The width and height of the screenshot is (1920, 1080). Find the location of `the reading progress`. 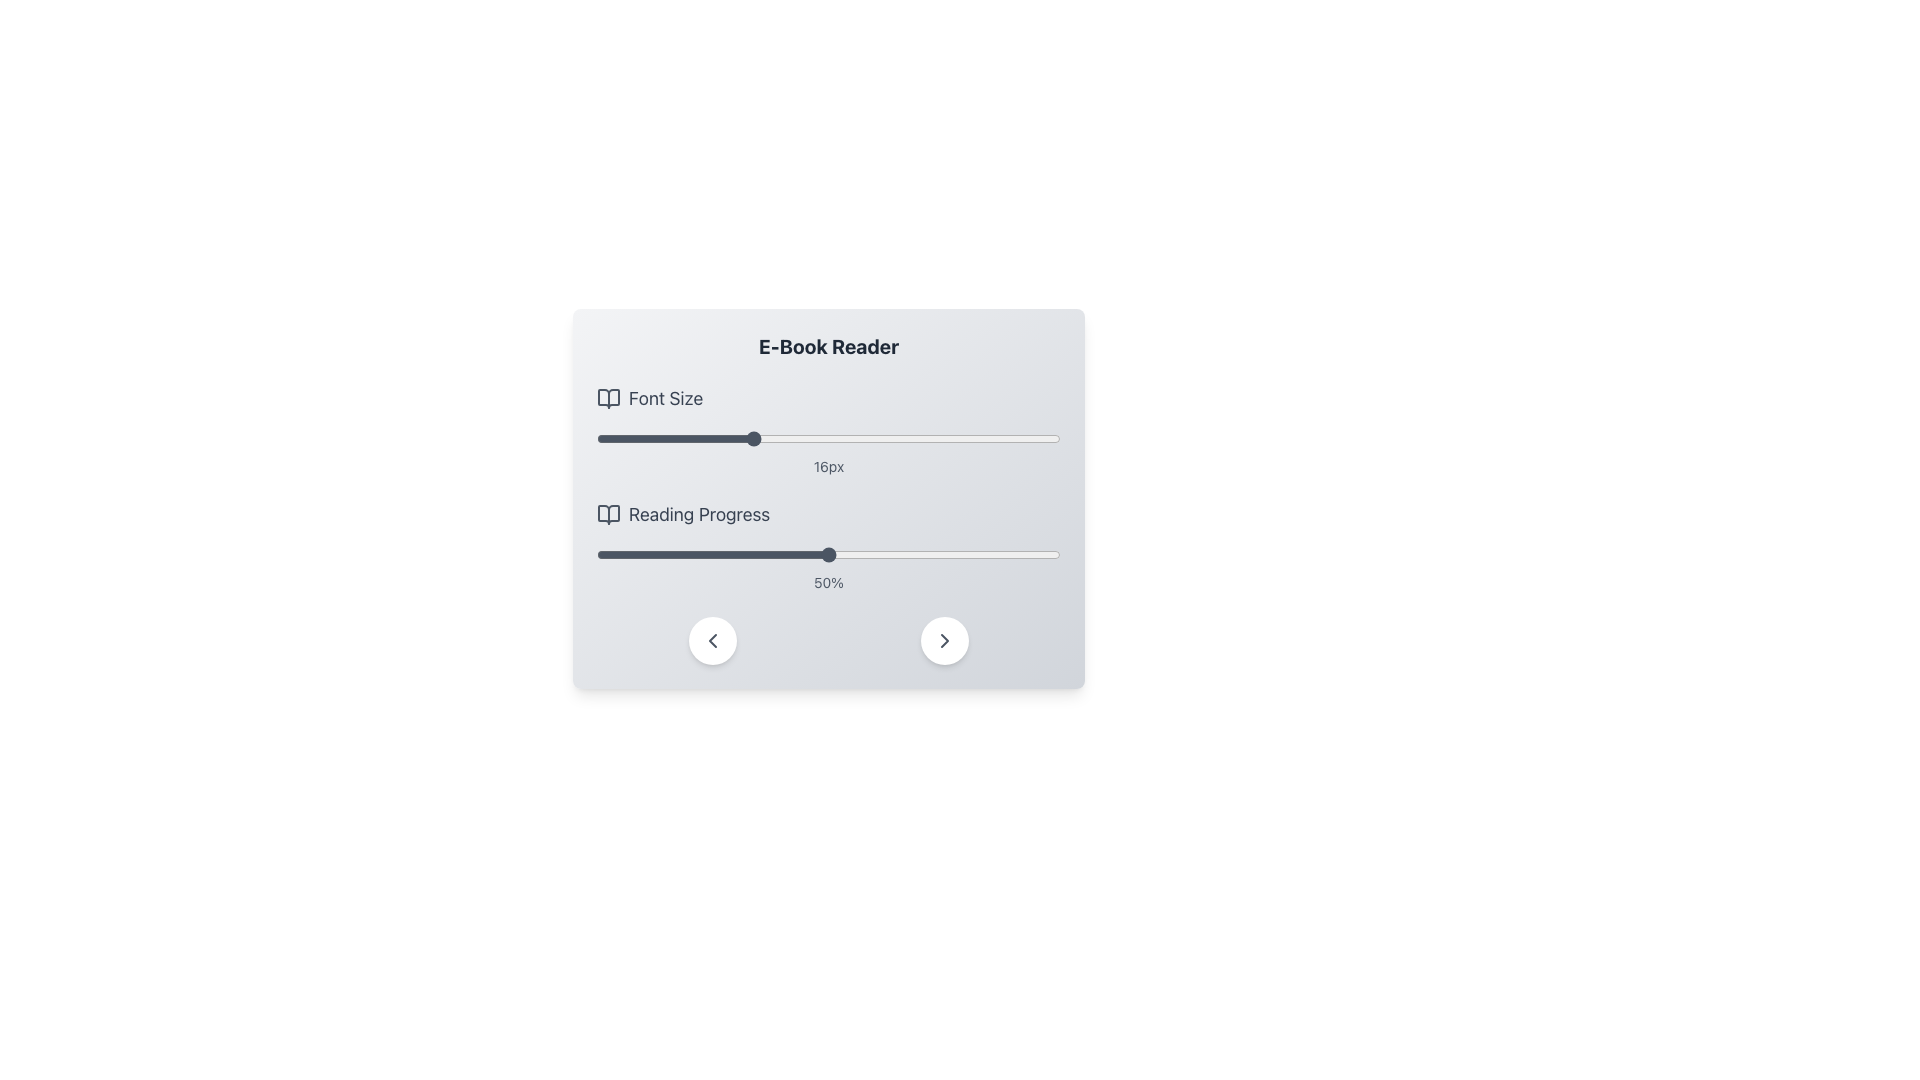

the reading progress is located at coordinates (977, 555).